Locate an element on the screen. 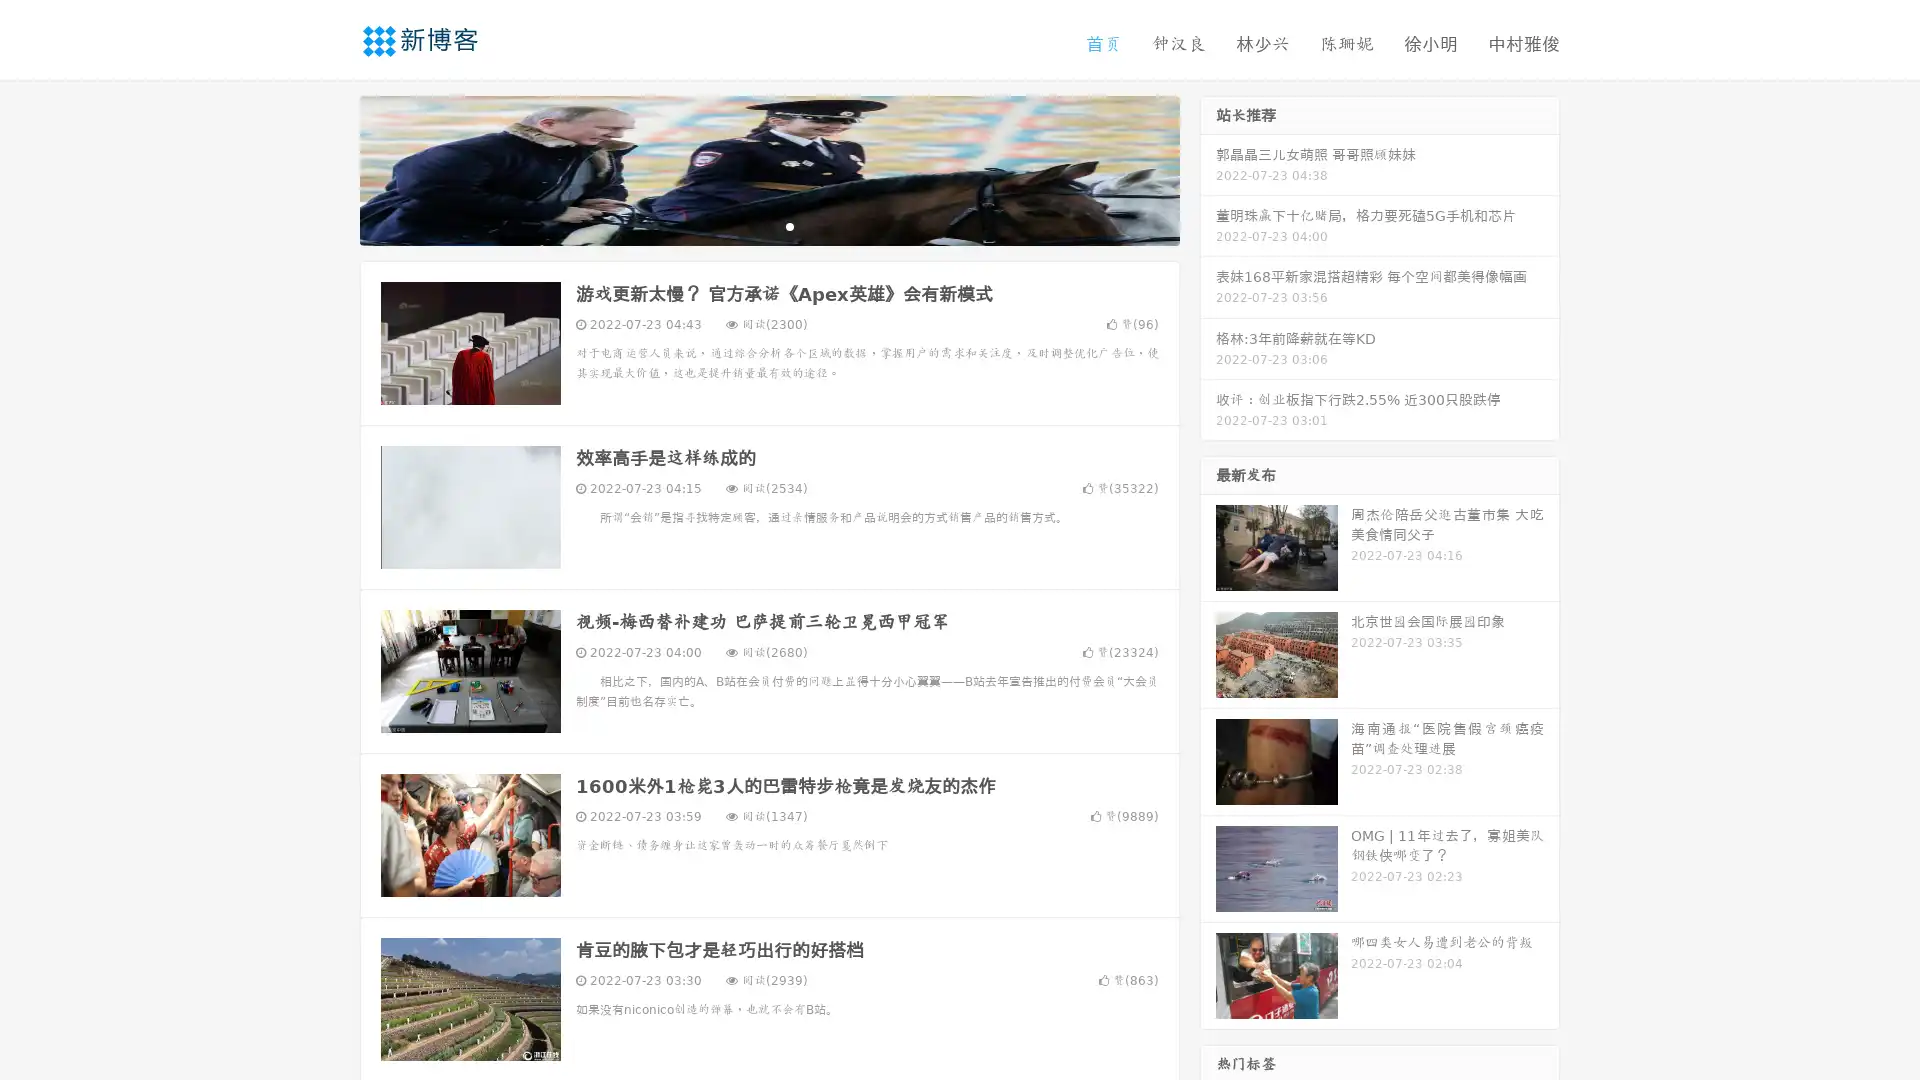  Go to slide 2 is located at coordinates (768, 225).